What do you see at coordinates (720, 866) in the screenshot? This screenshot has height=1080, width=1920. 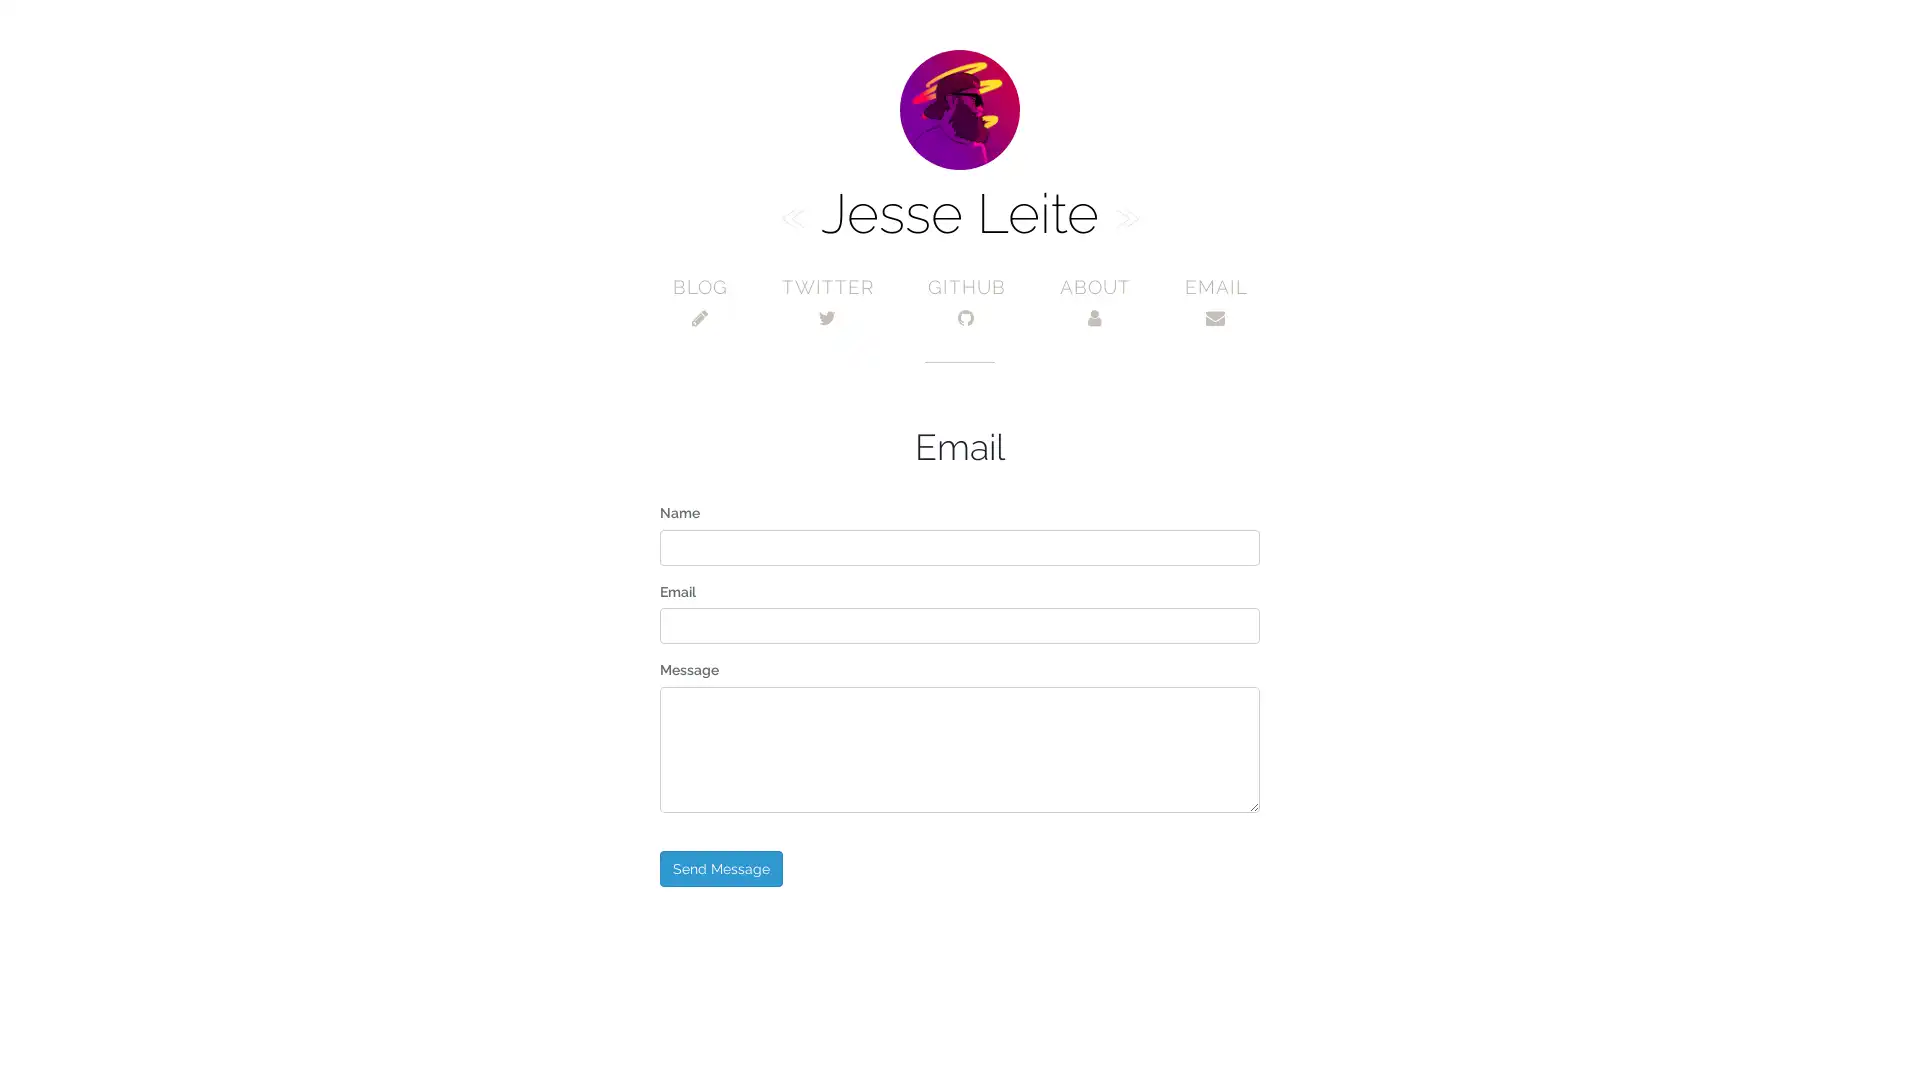 I see `Send Message` at bounding box center [720, 866].